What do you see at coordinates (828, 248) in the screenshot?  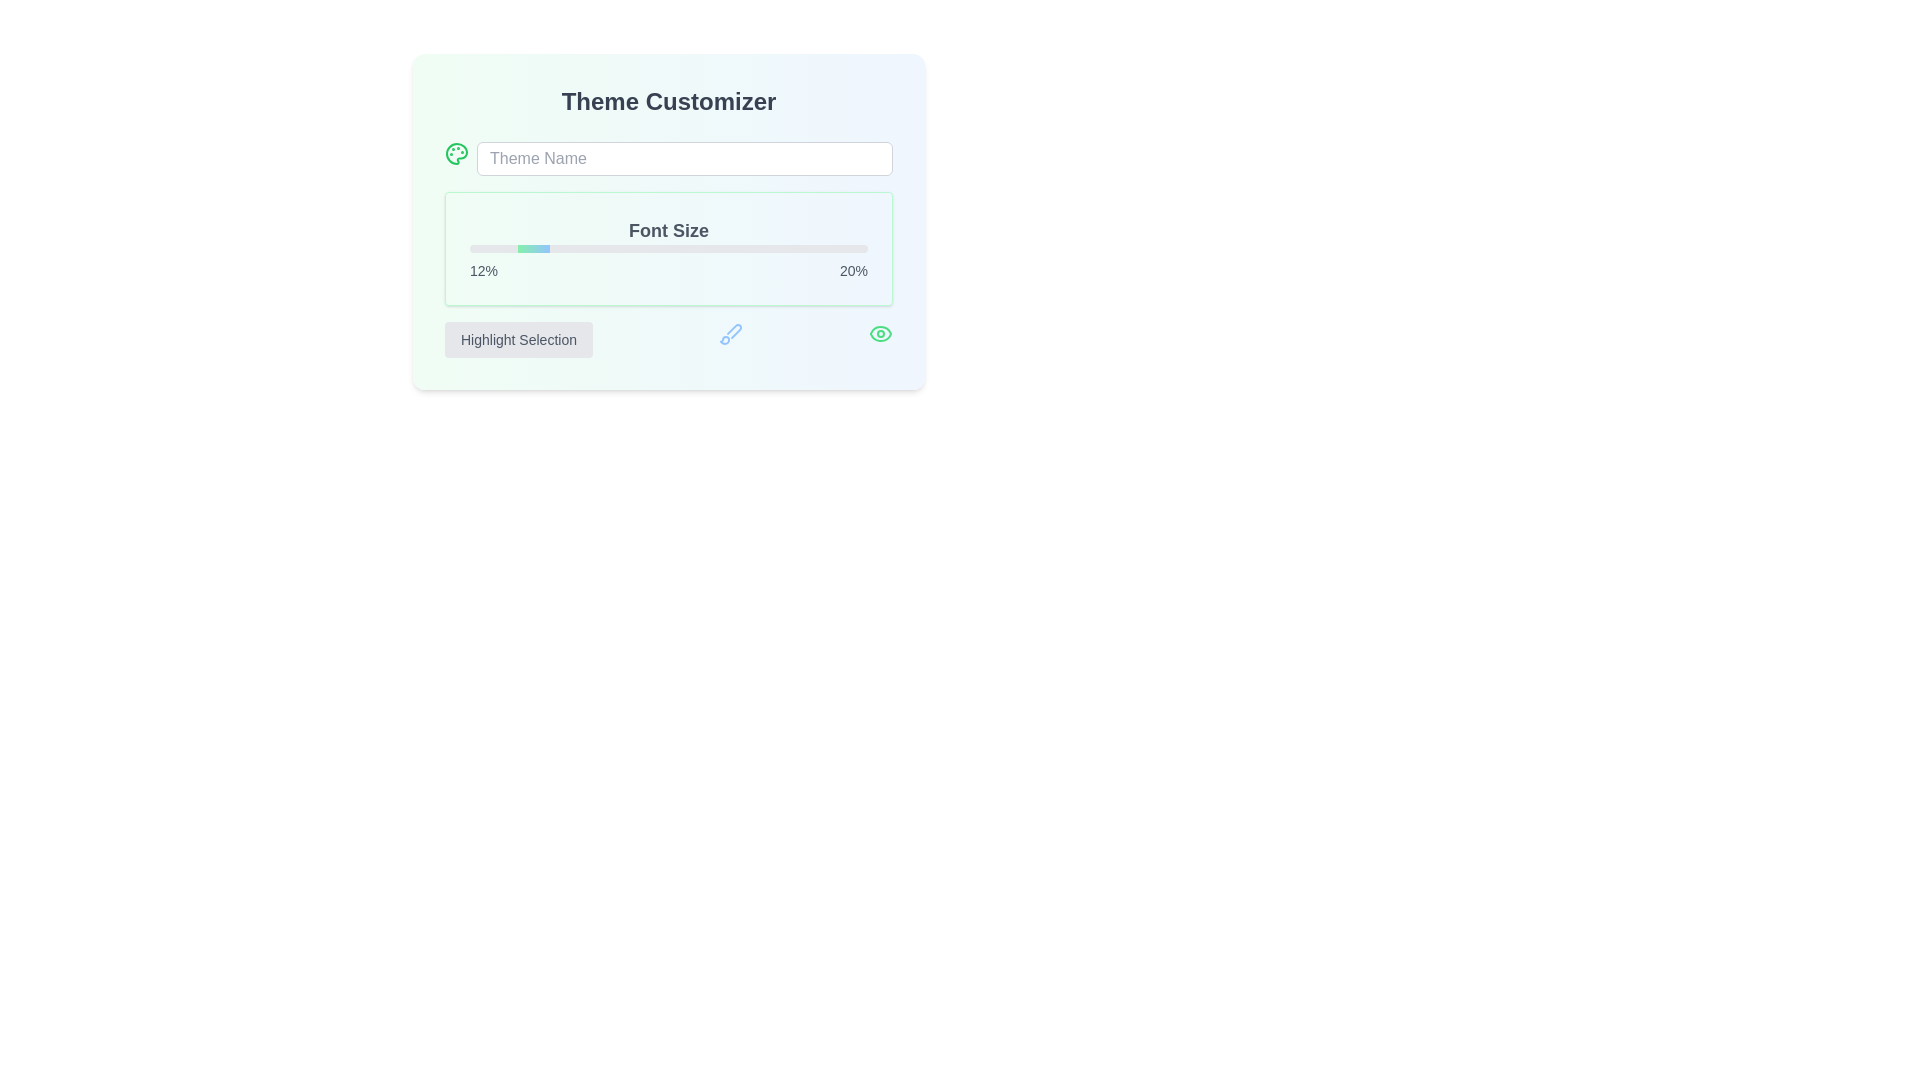 I see `the slider` at bounding box center [828, 248].